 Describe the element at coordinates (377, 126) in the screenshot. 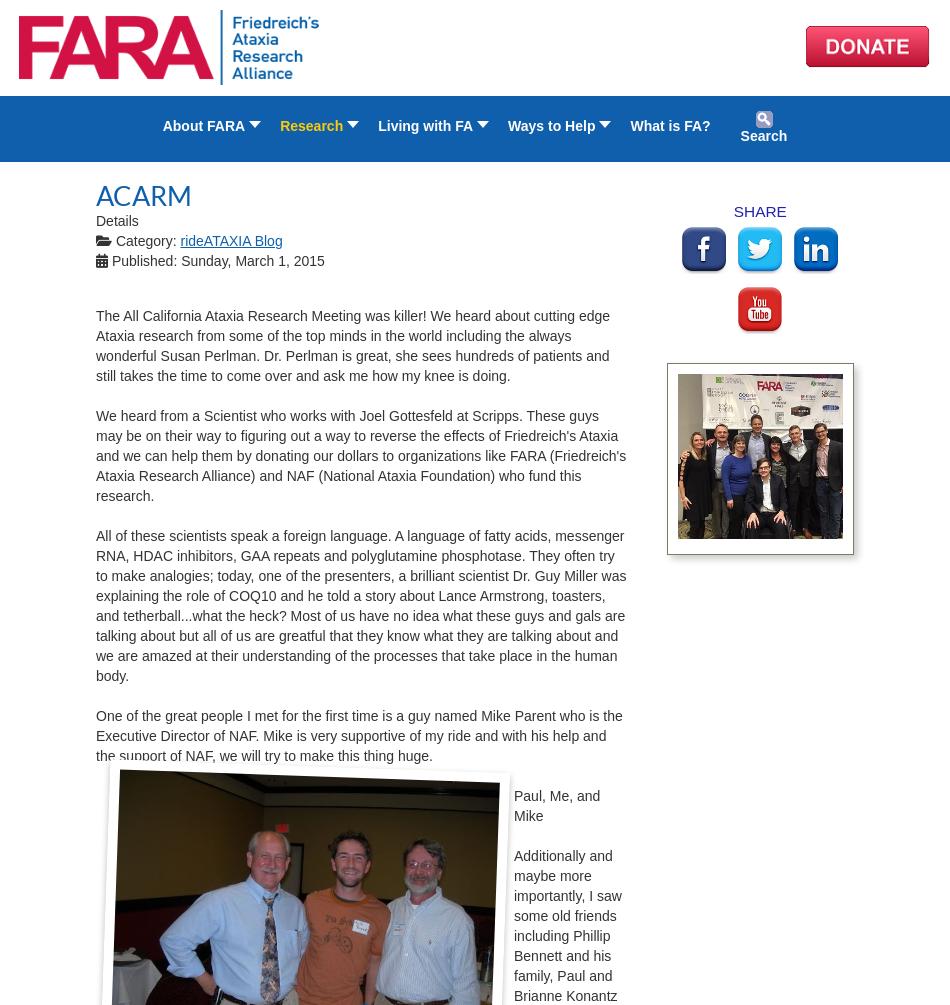

I see `'Living with FA'` at that location.